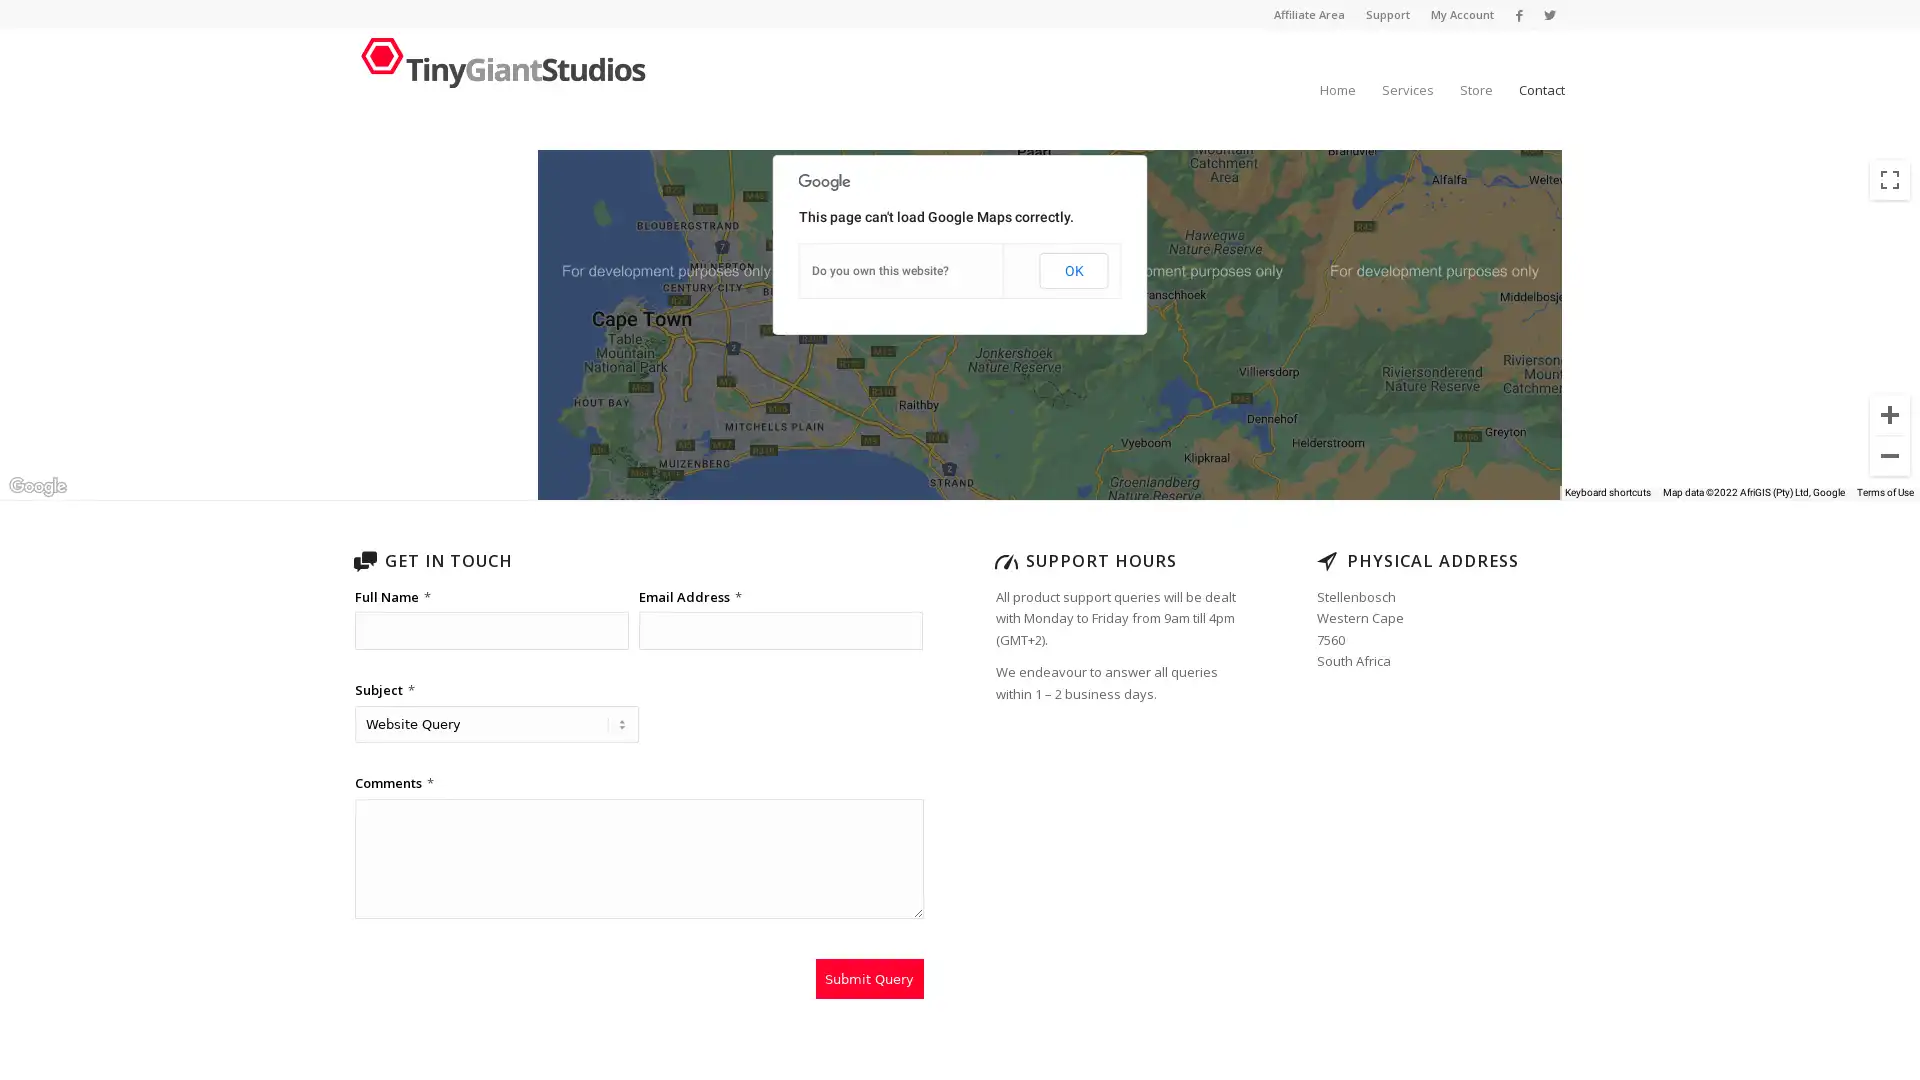 This screenshot has width=1920, height=1080. I want to click on OK, so click(1072, 270).